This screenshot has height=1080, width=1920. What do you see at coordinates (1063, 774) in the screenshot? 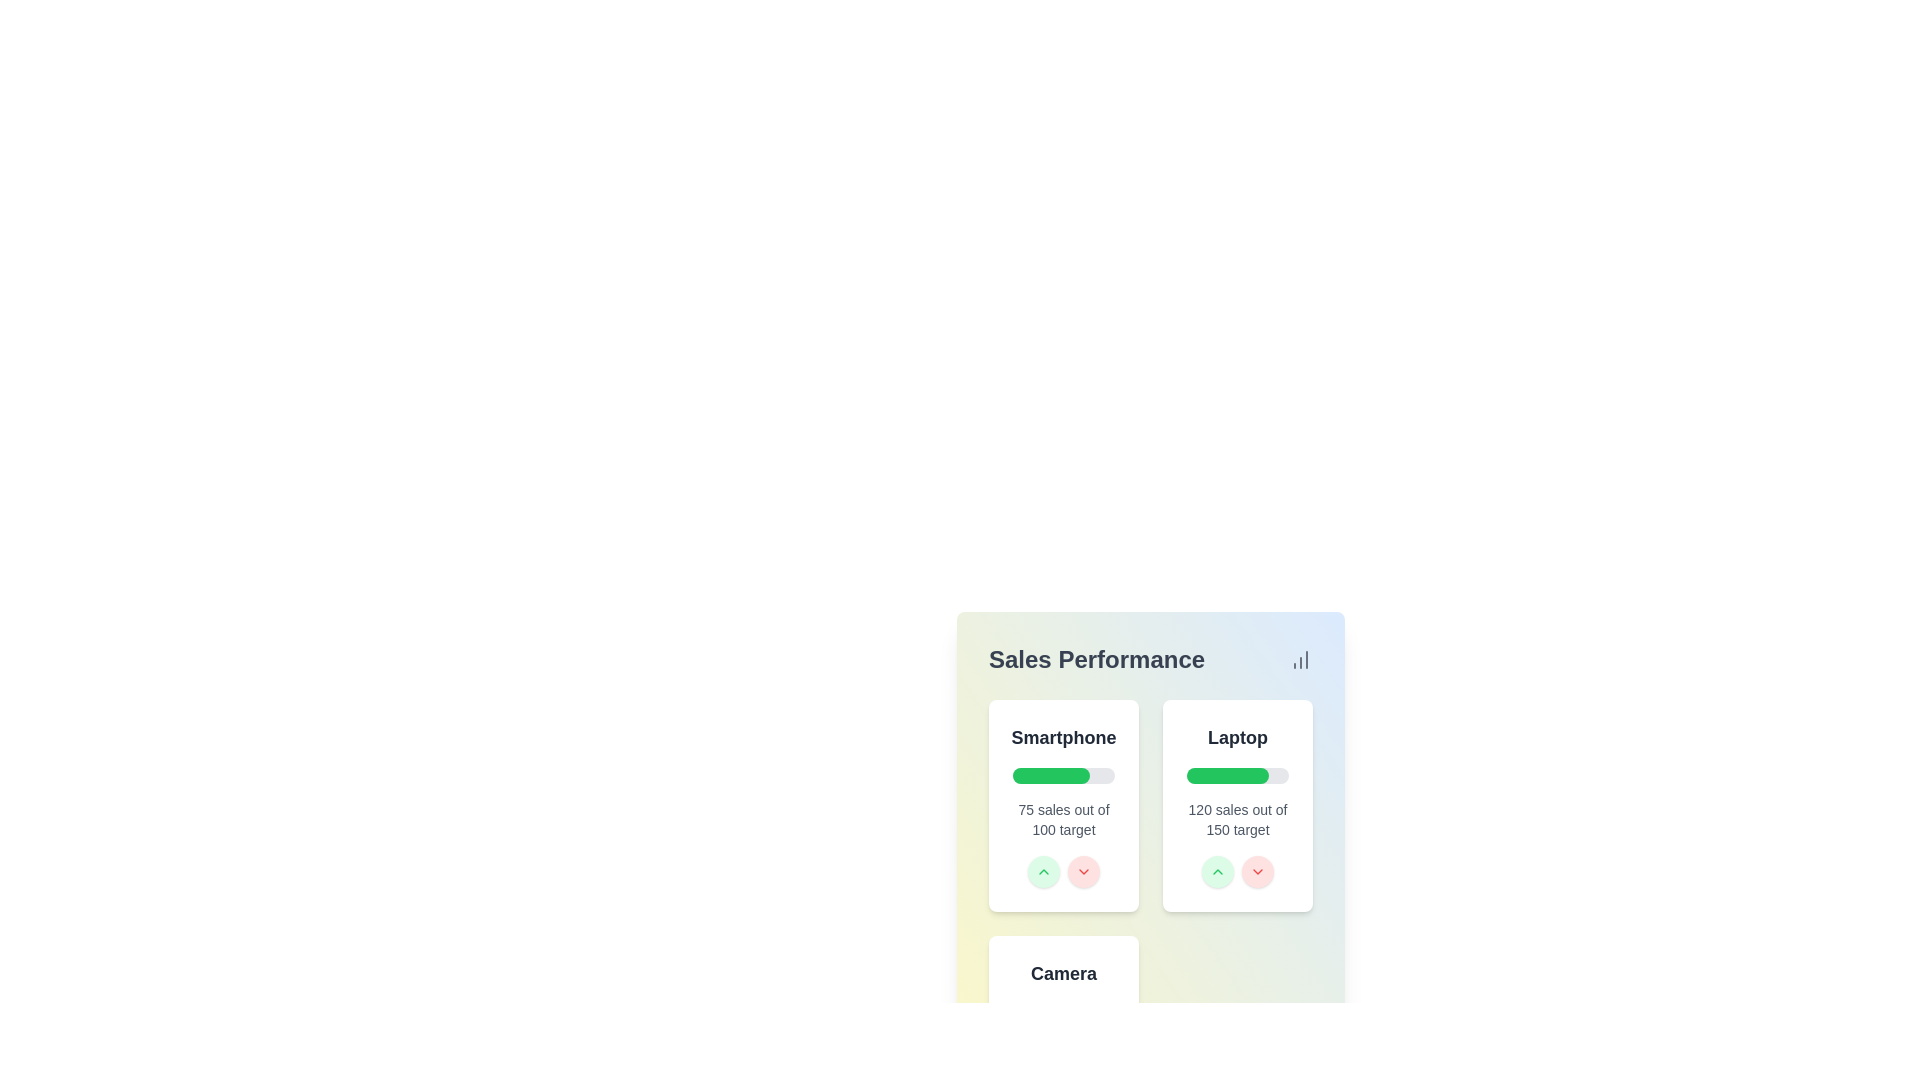
I see `the progress bar indicating 75% completion located within the 'Smartphone' card in the 'Sales Performance' section` at bounding box center [1063, 774].